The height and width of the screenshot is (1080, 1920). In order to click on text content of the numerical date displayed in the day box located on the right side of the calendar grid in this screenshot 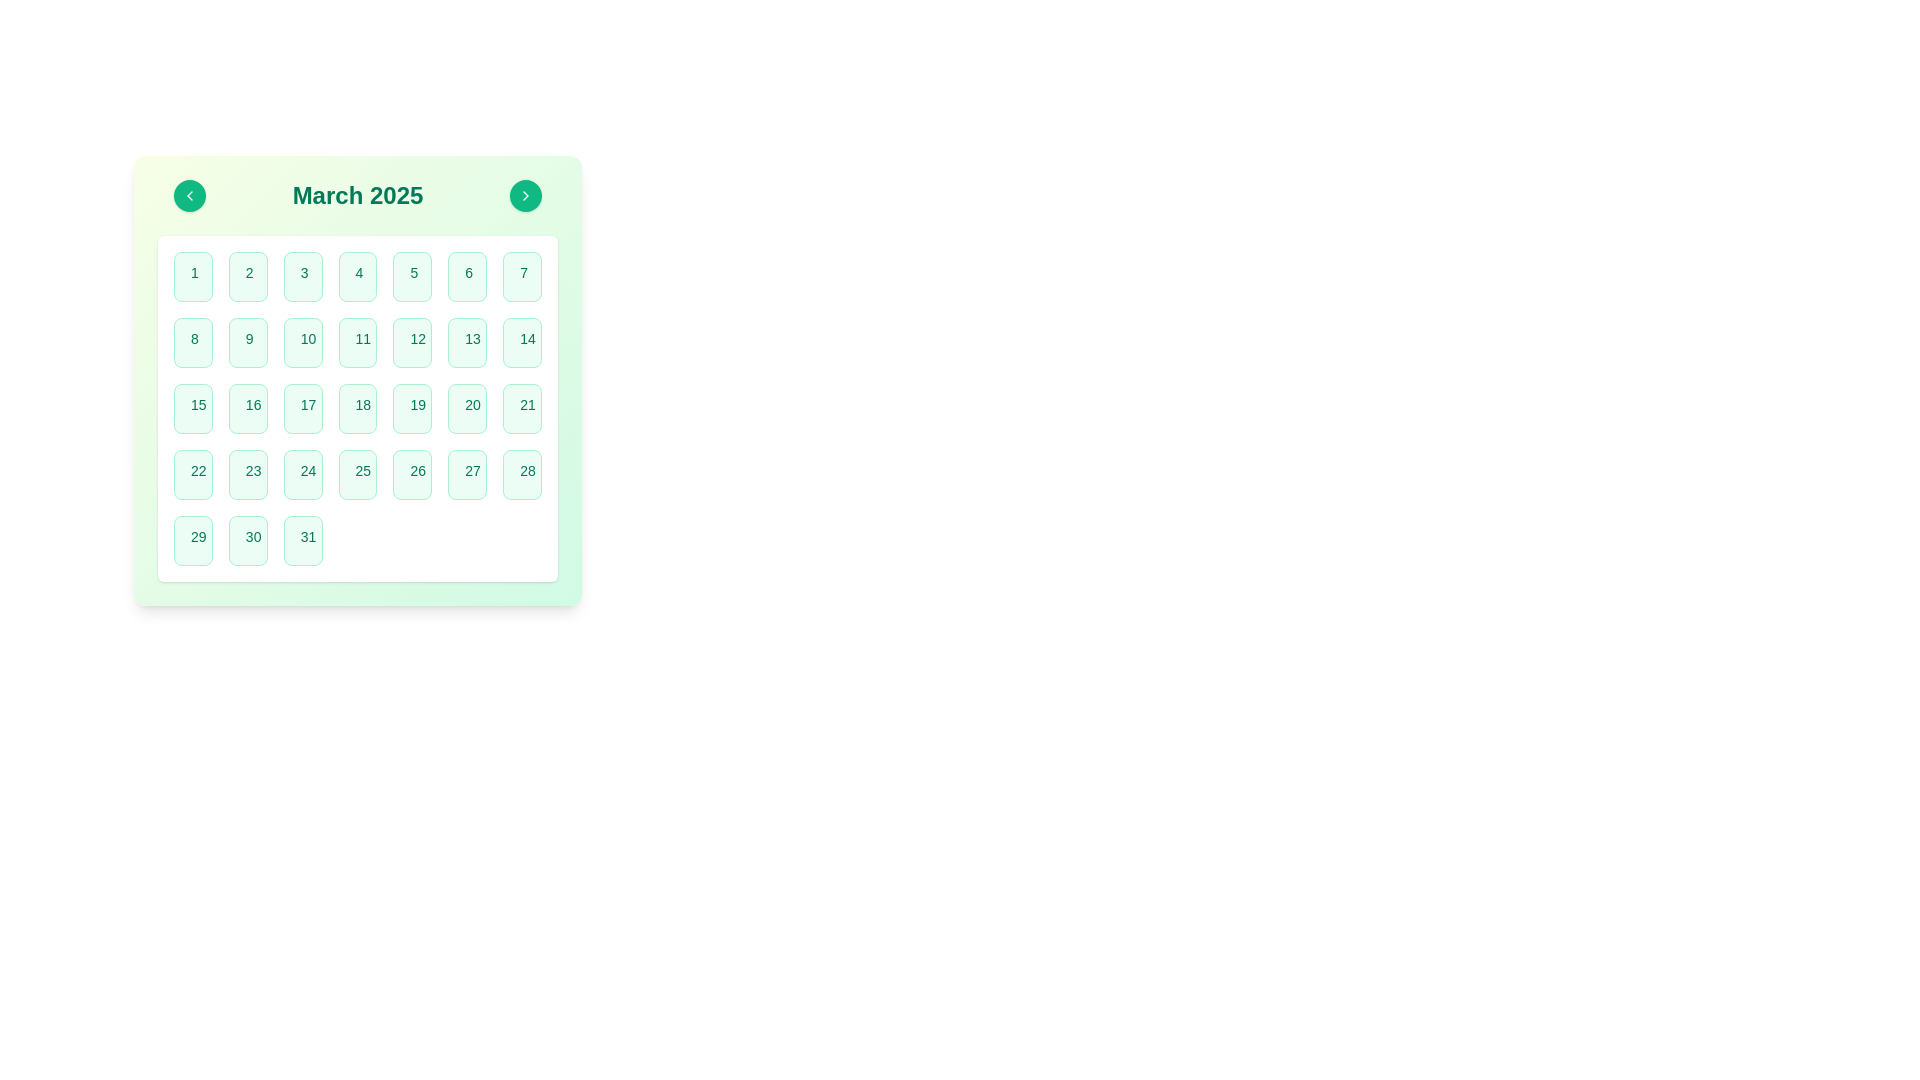, I will do `click(523, 273)`.